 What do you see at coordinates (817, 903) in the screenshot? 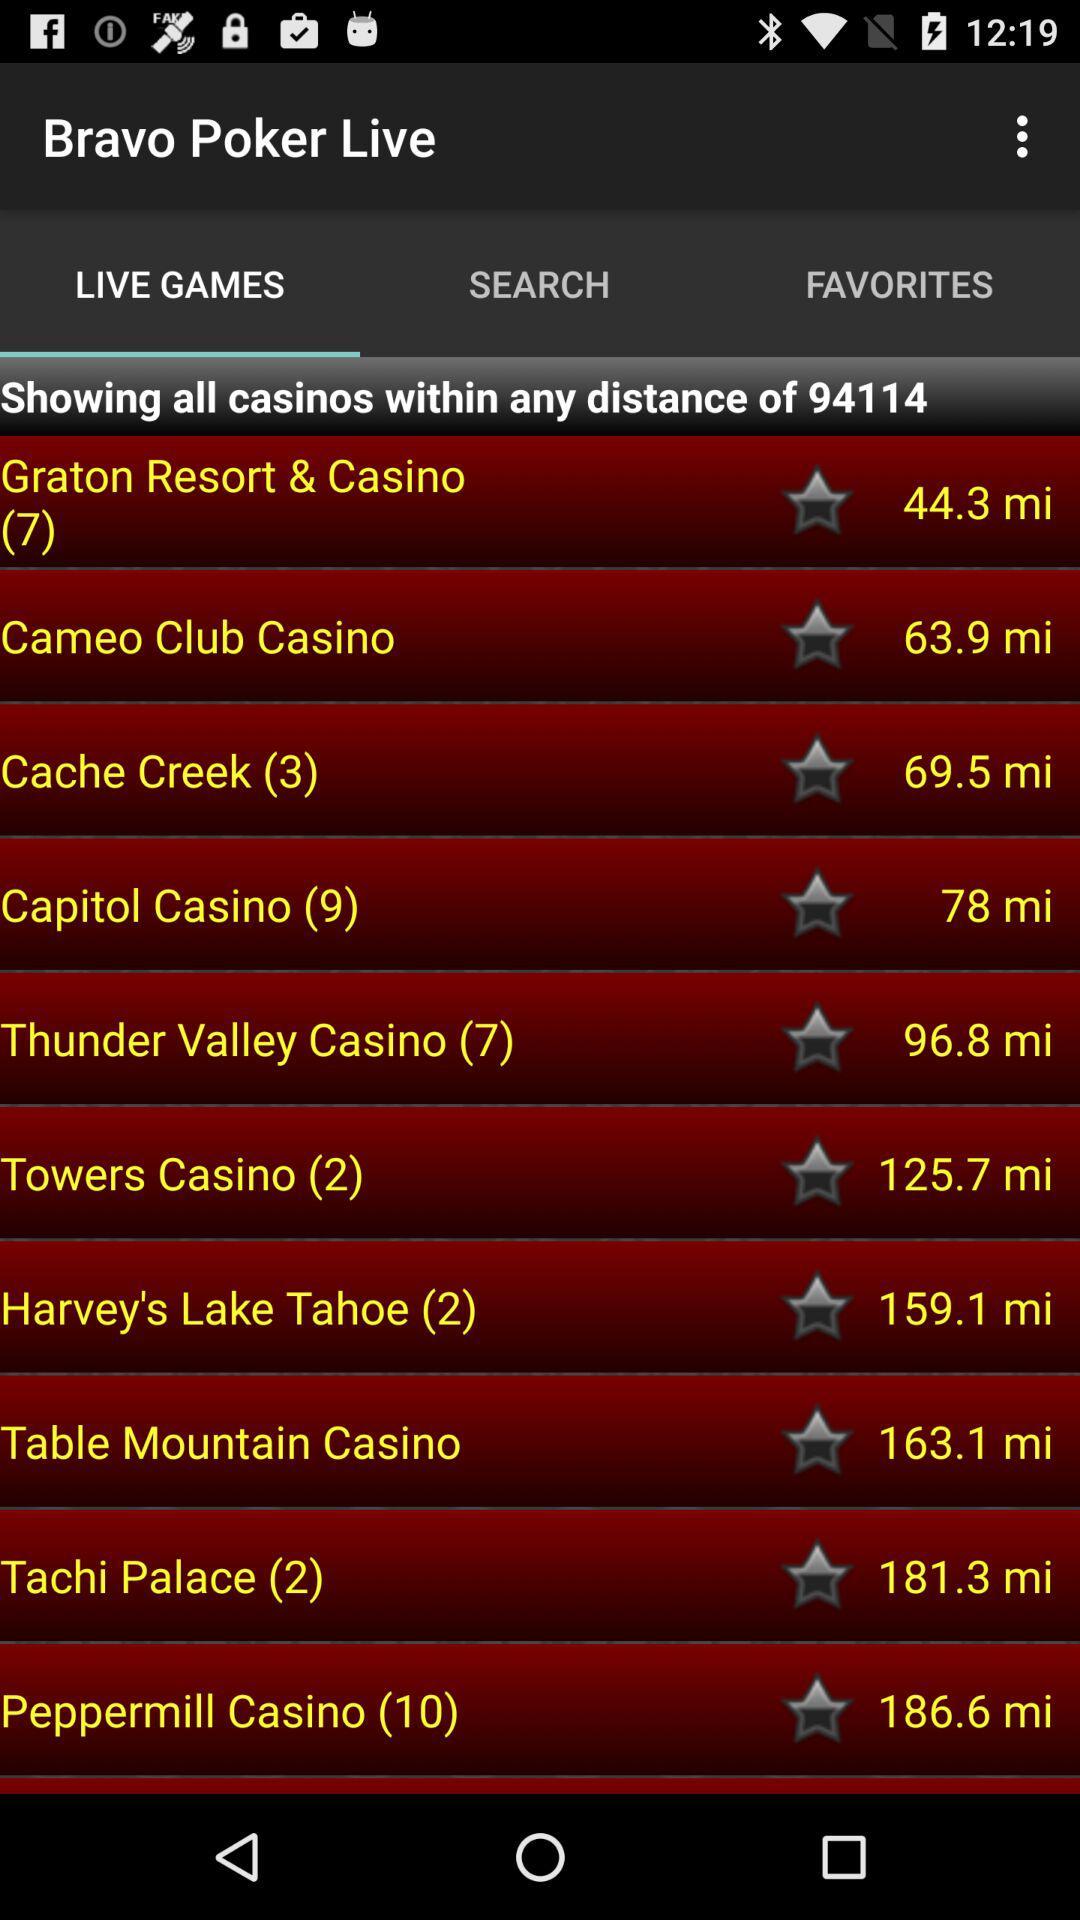
I see `as favorite` at bounding box center [817, 903].